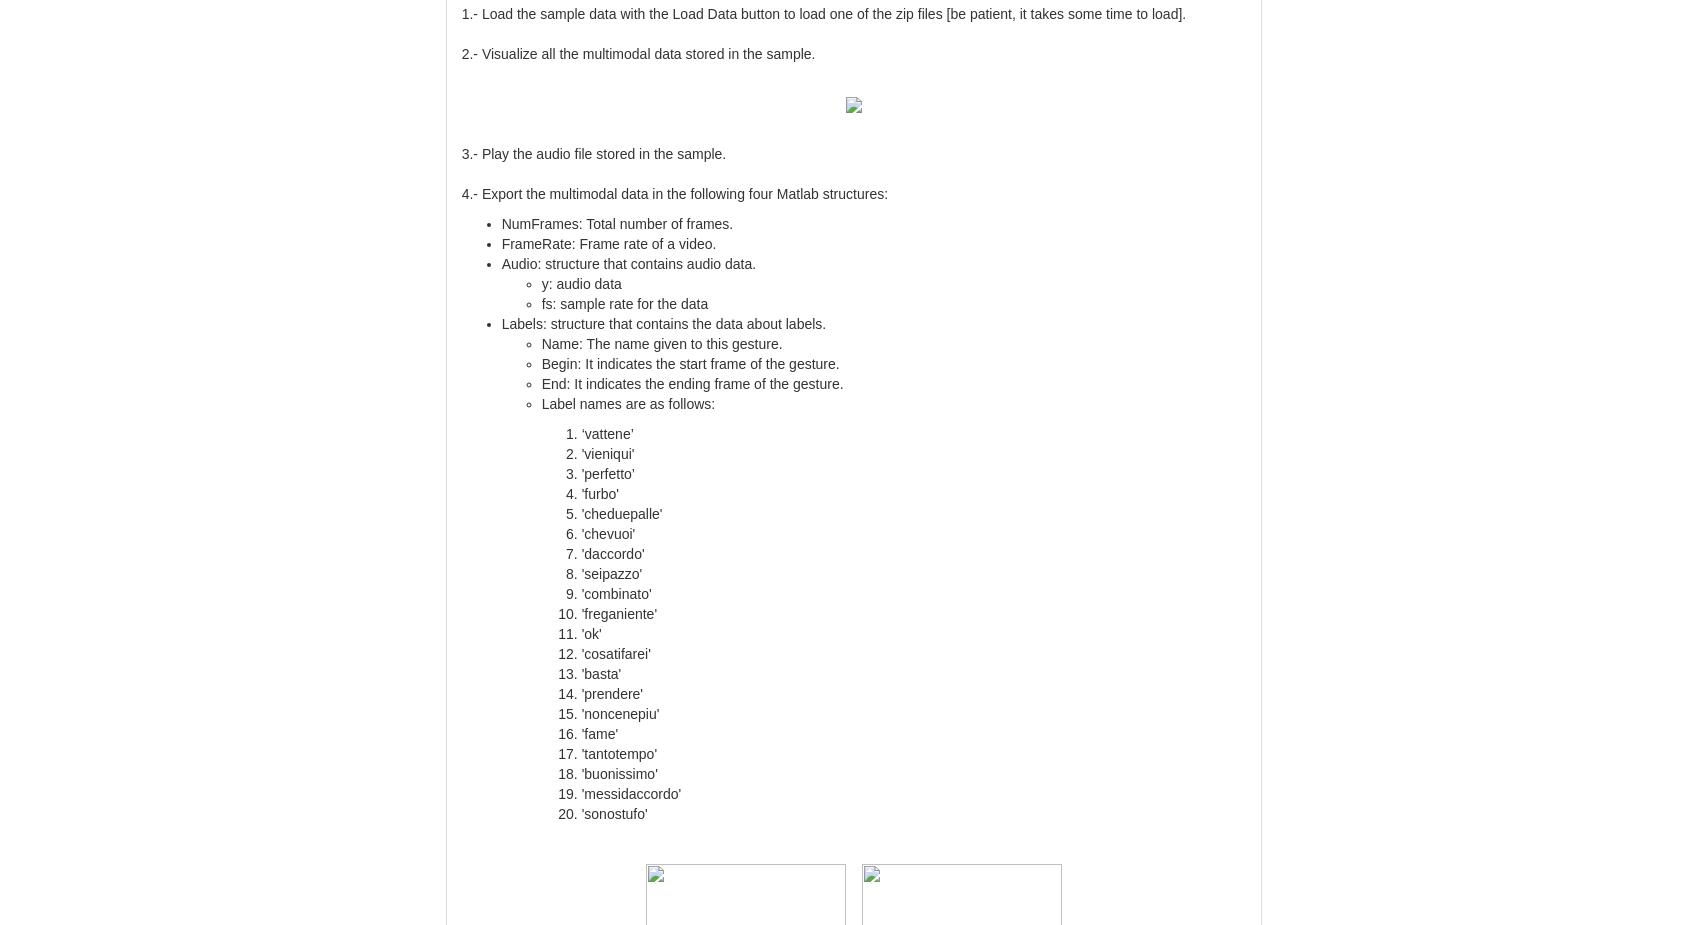  Describe the element at coordinates (608, 532) in the screenshot. I see `''chevuoi''` at that location.